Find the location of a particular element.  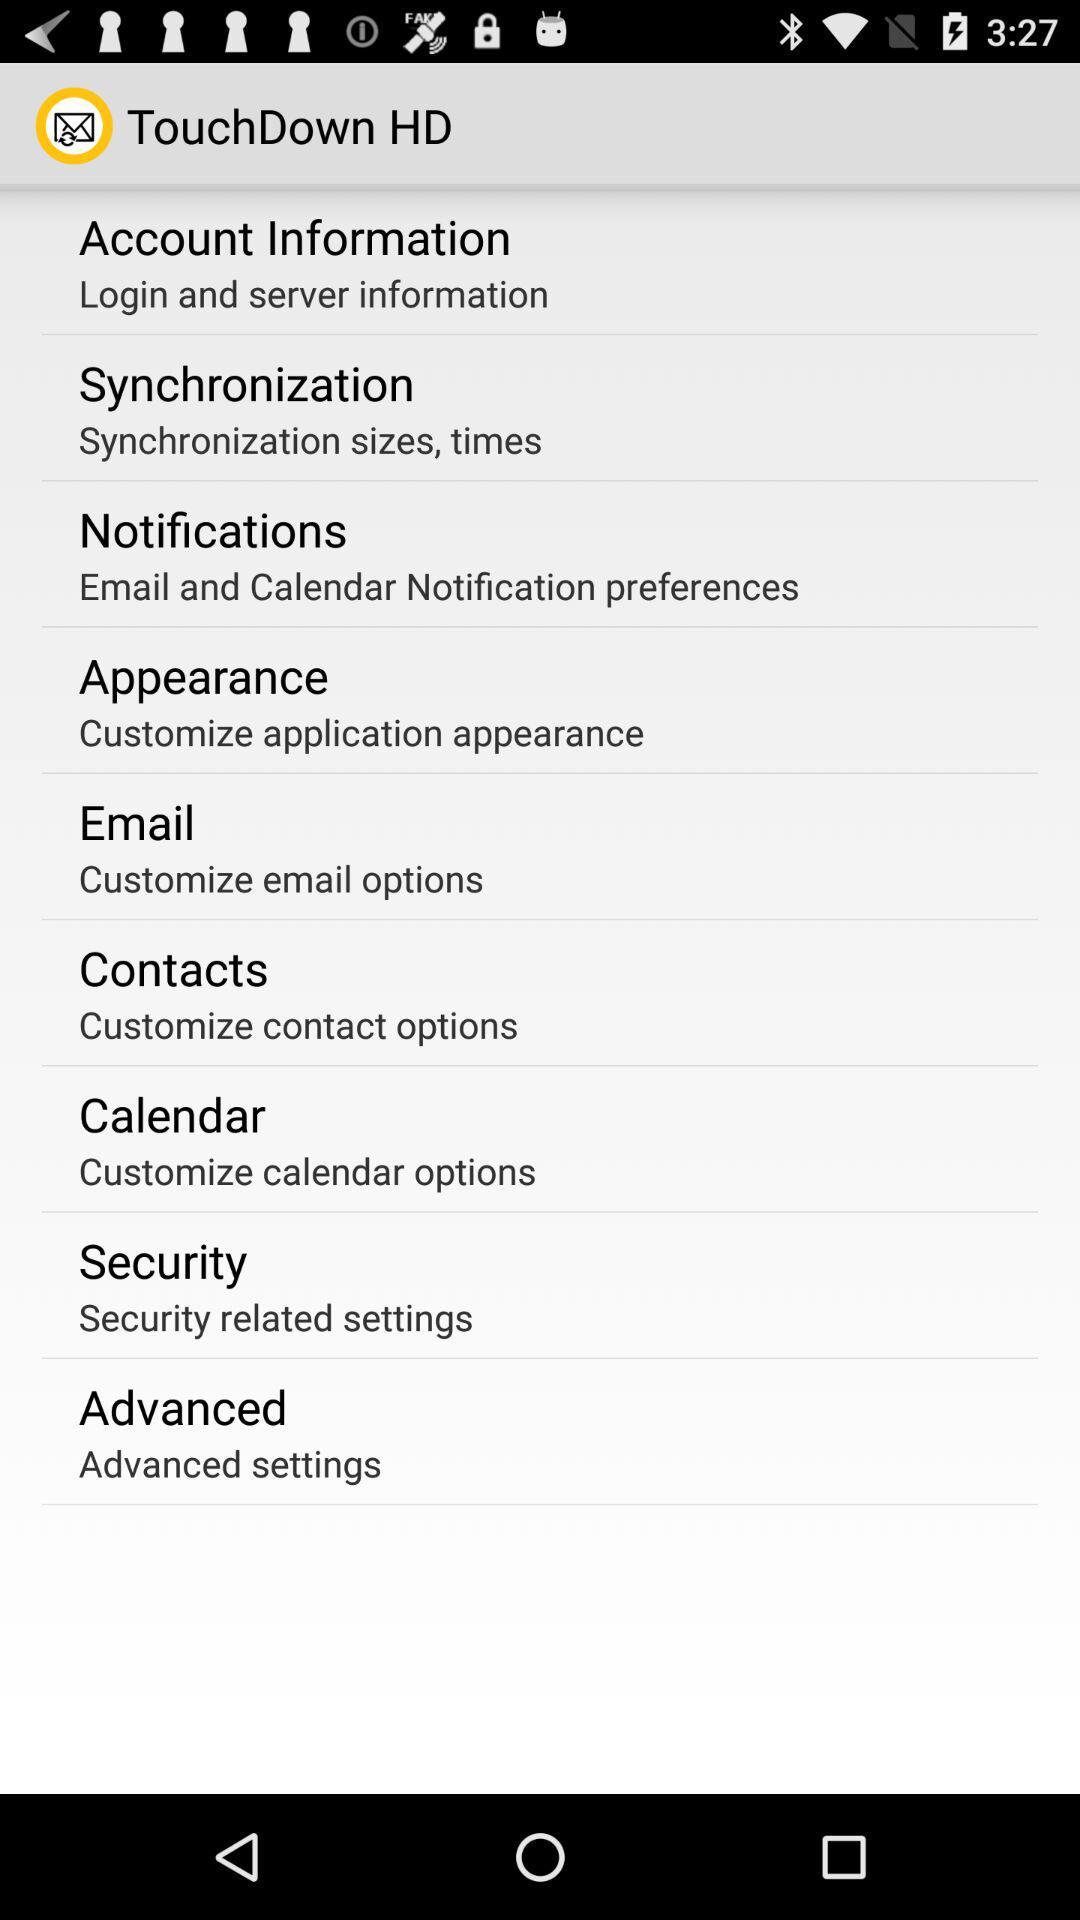

the synchronization sizes, times icon is located at coordinates (310, 438).